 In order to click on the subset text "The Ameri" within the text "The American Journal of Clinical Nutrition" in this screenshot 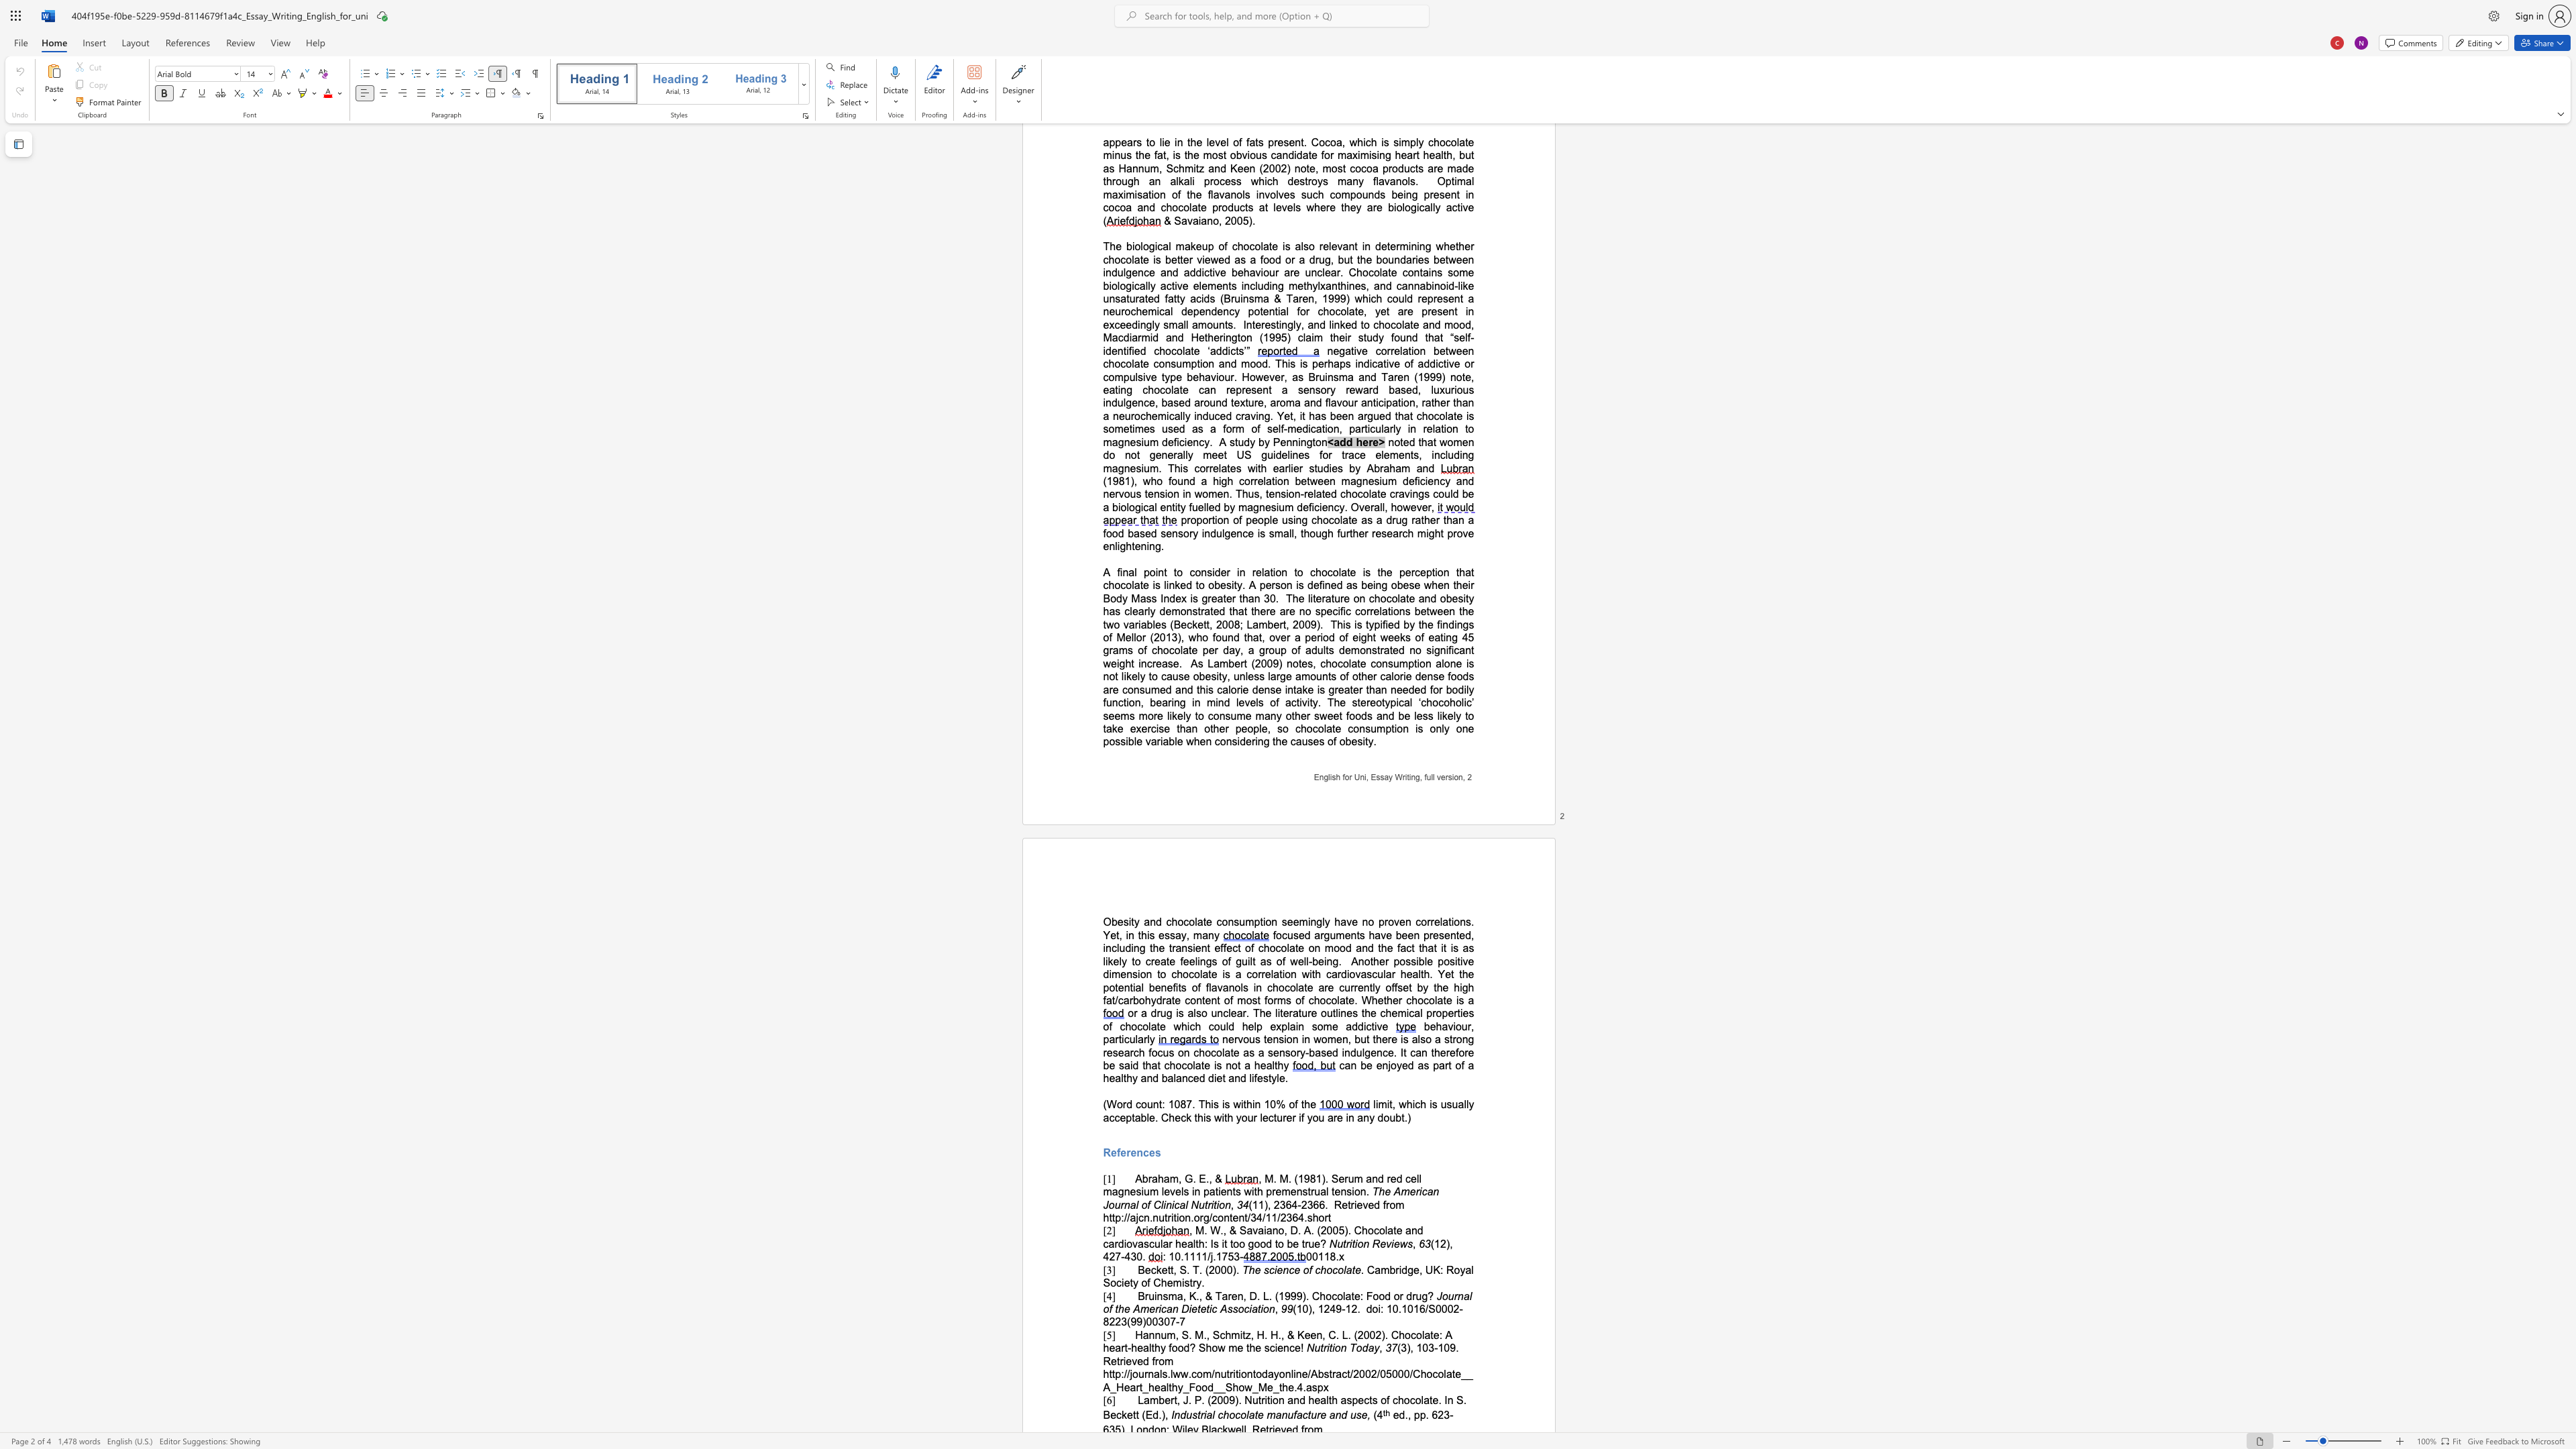, I will do `click(1371, 1190)`.